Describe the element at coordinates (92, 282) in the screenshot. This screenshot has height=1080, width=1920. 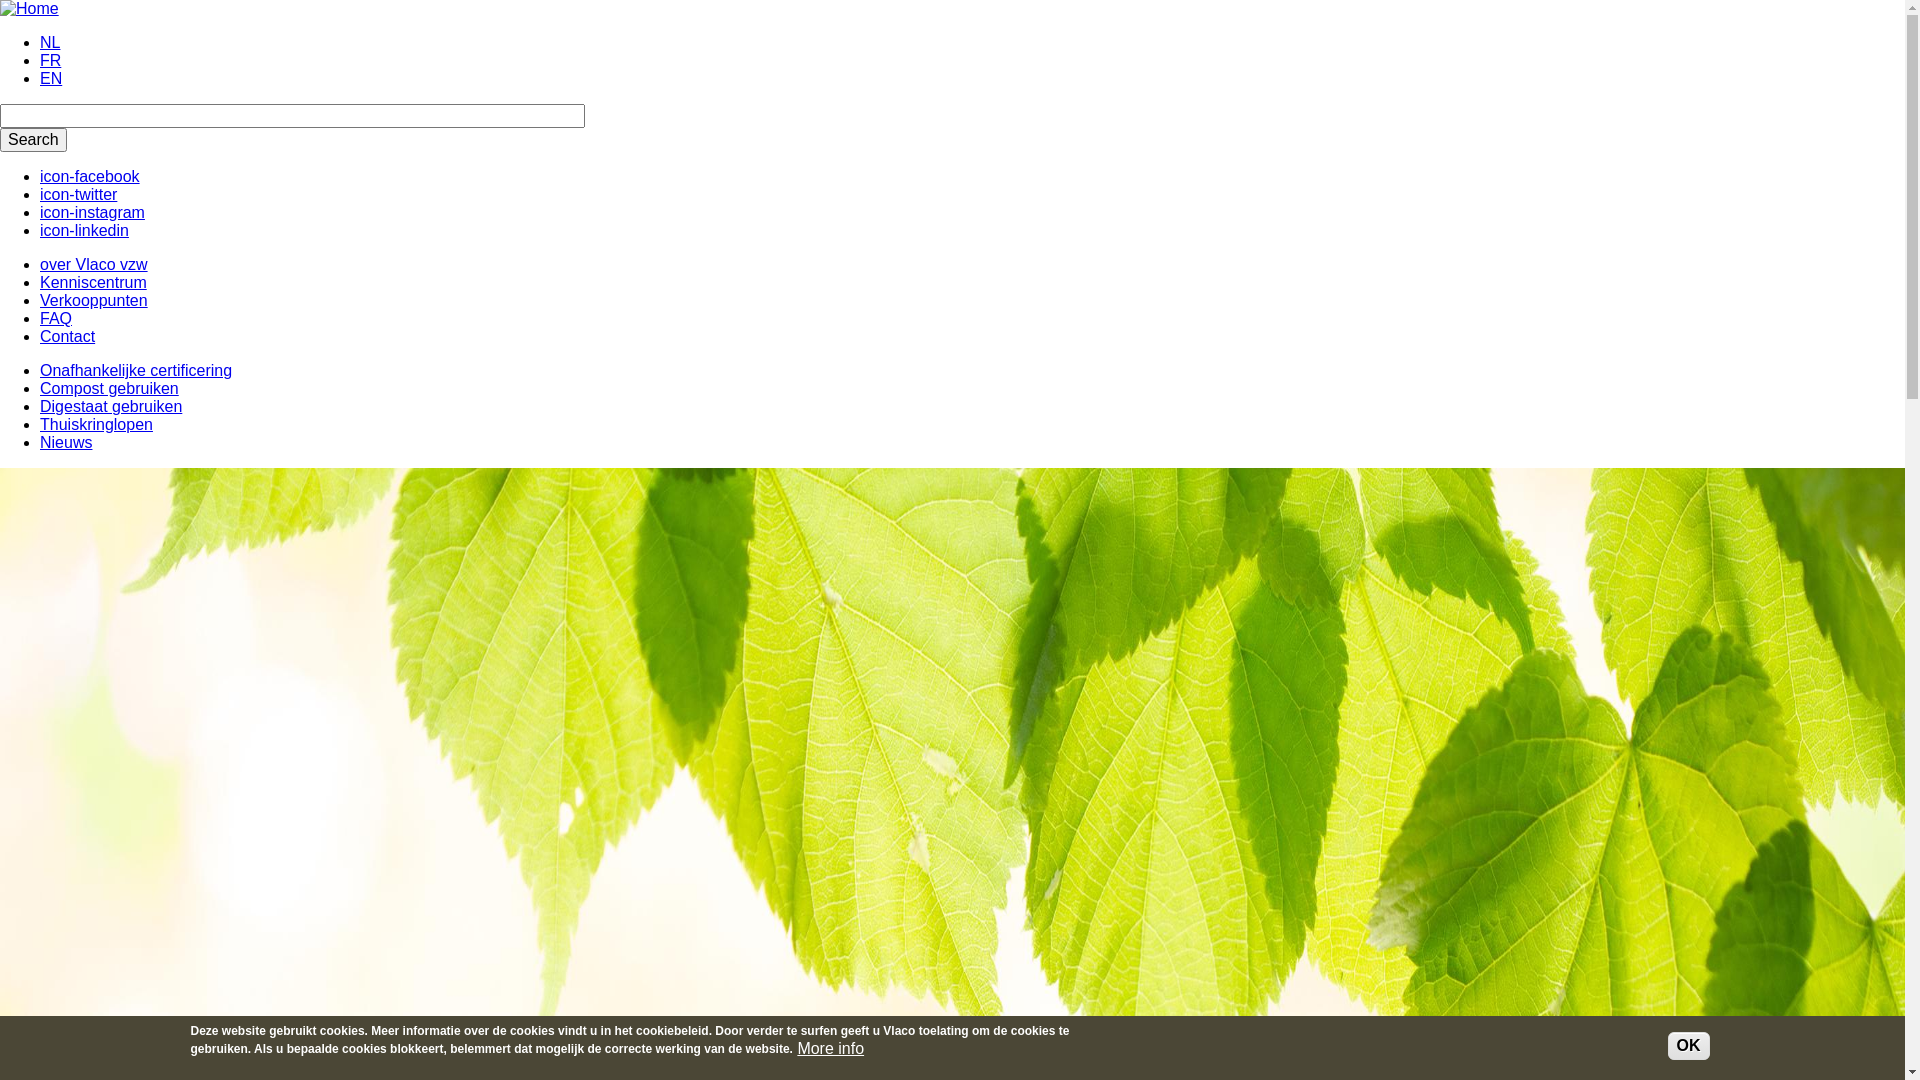
I see `'Kenniscentrum'` at that location.